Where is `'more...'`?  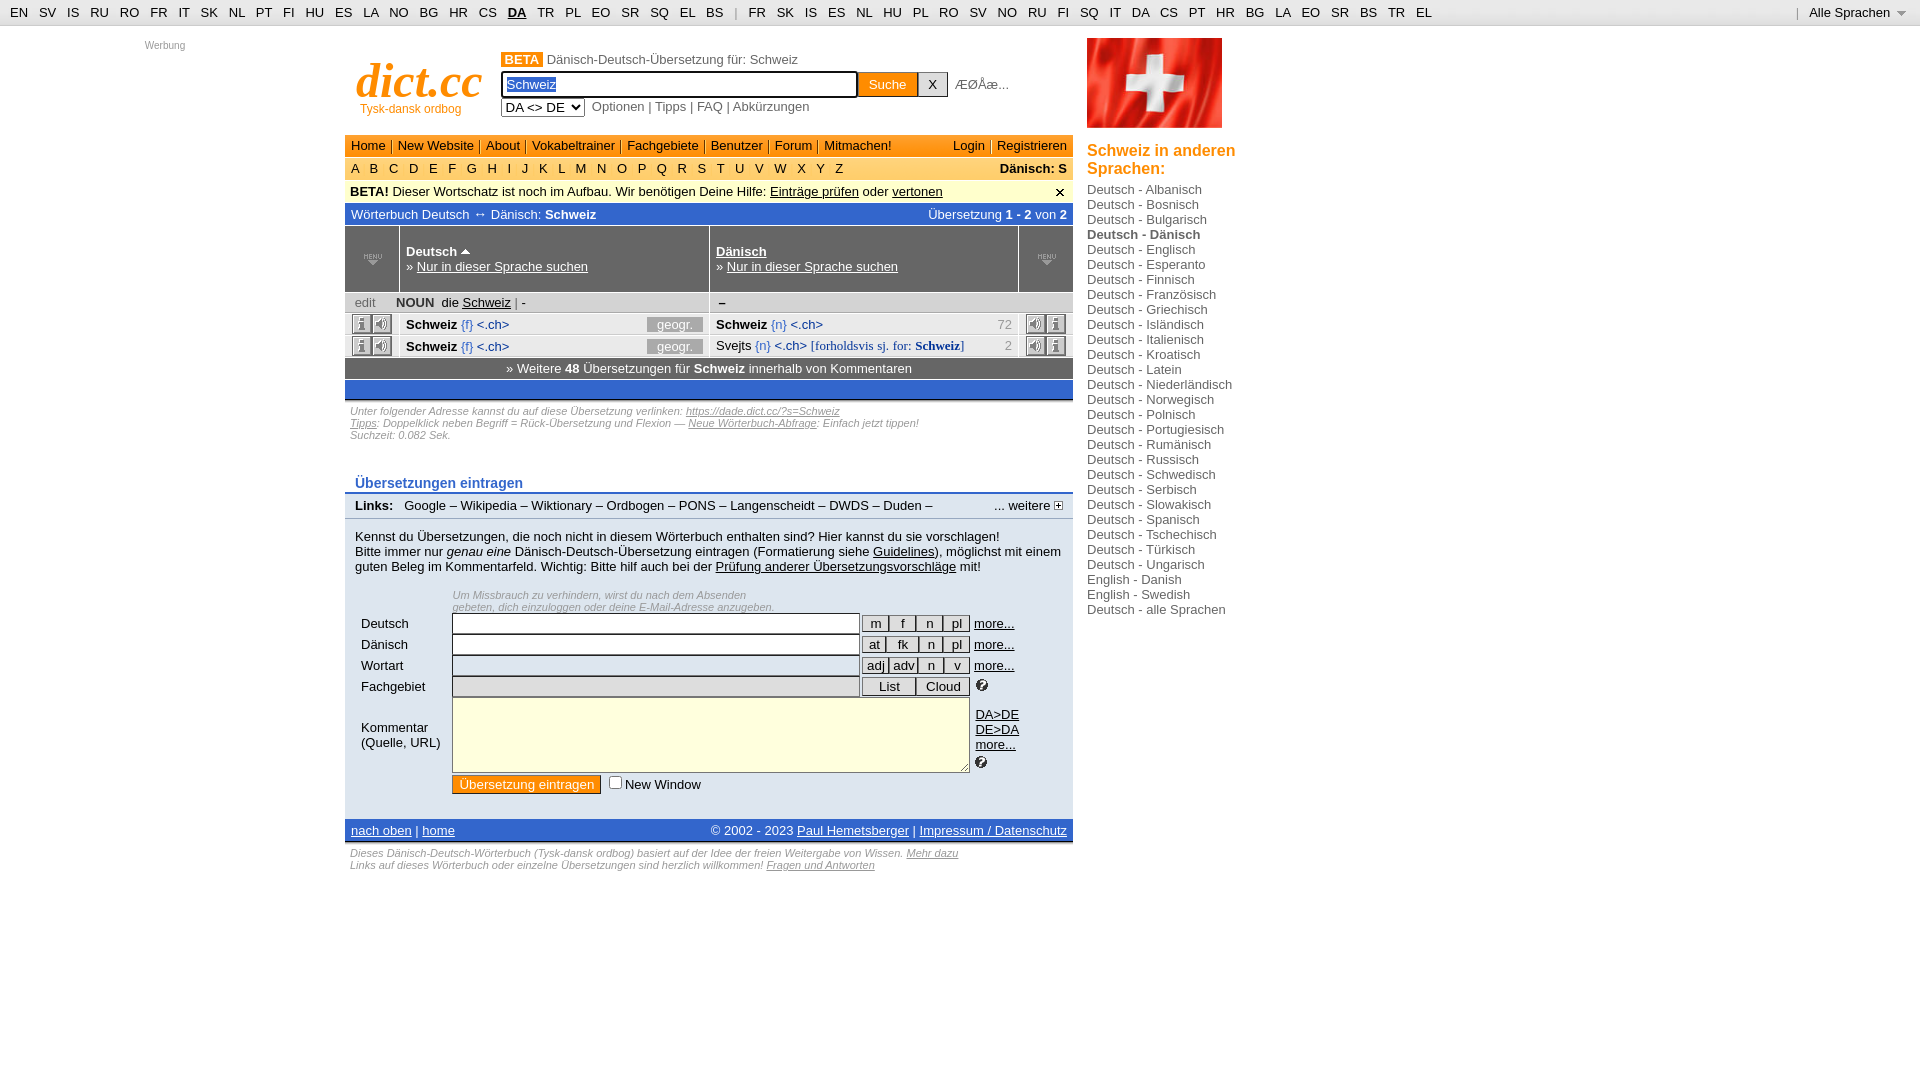
'more...' is located at coordinates (993, 622).